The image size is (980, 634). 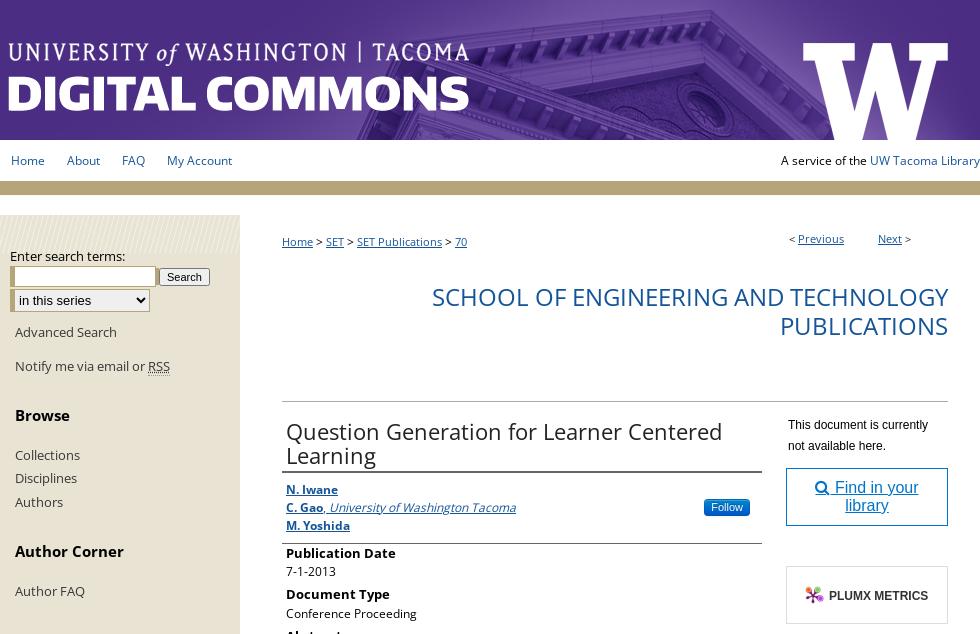 I want to click on ',', so click(x=323, y=505).